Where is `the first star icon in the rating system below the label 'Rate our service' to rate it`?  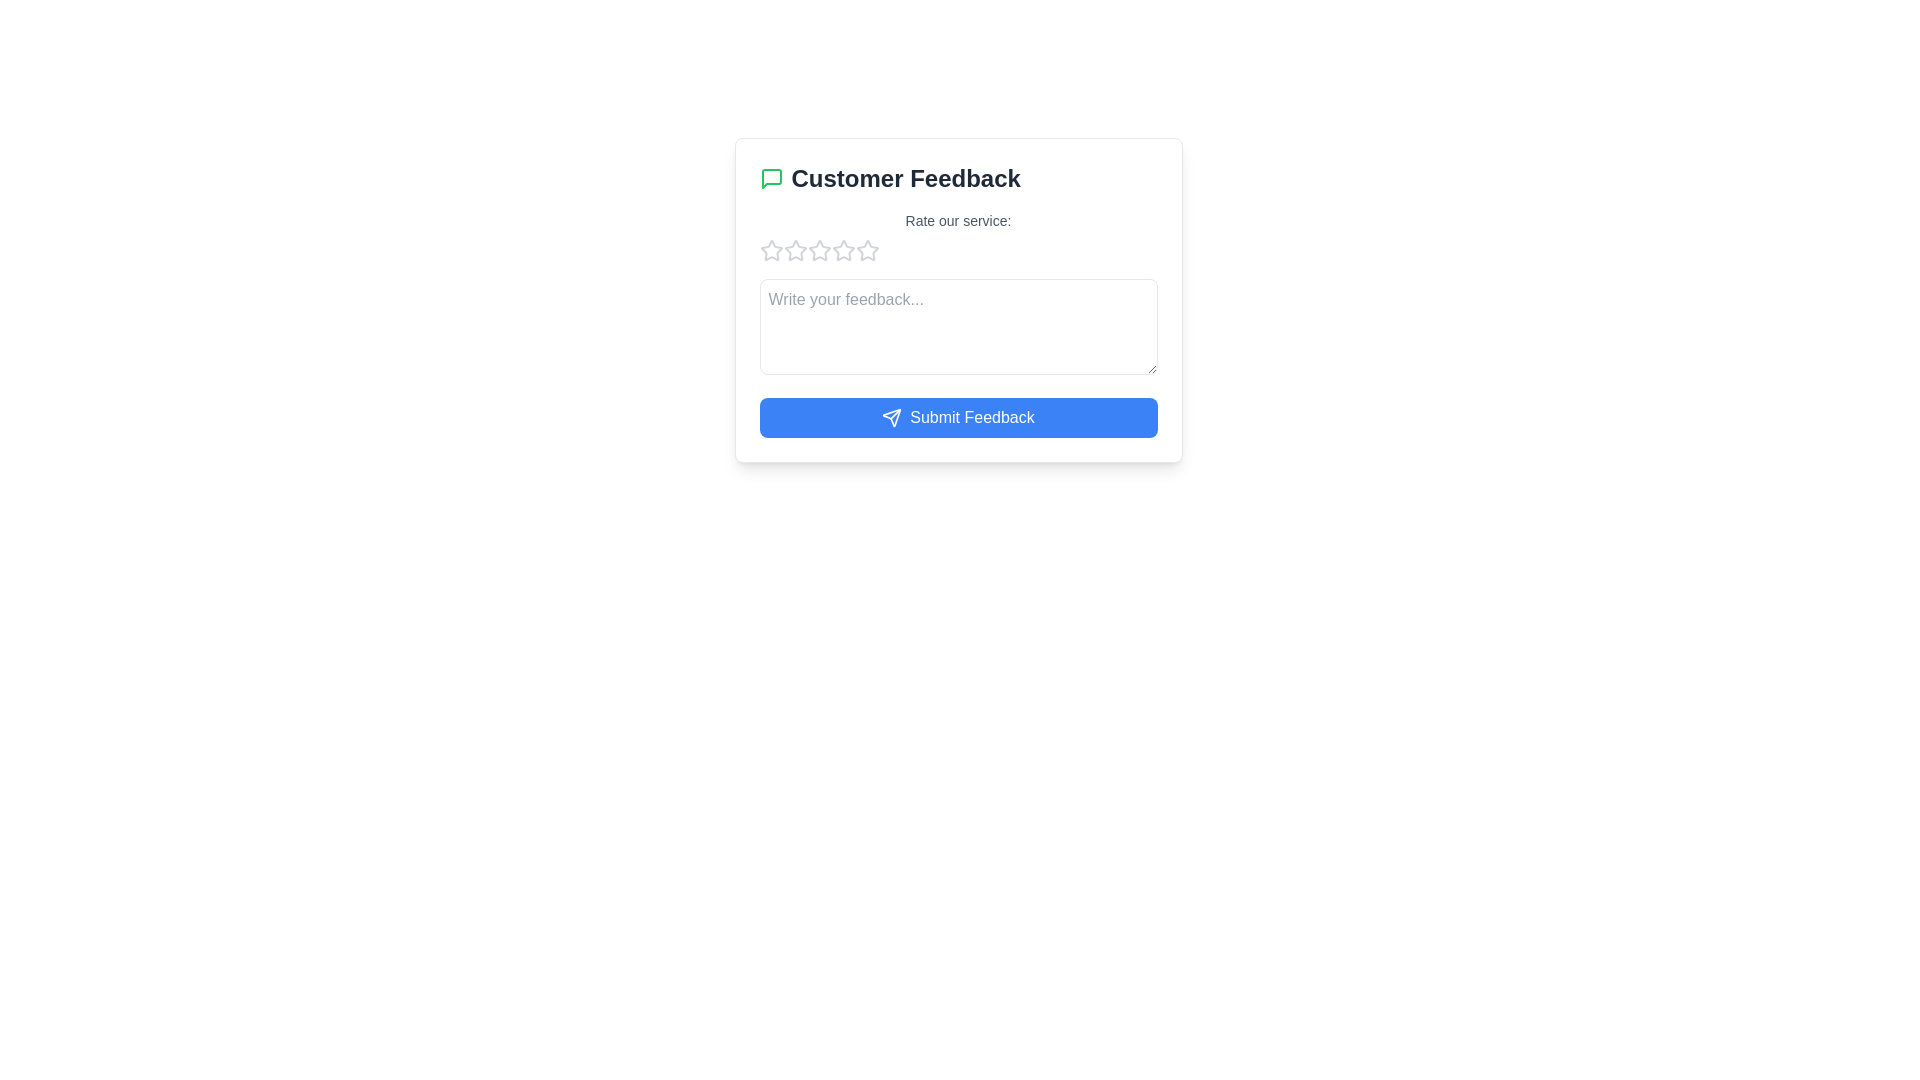 the first star icon in the rating system below the label 'Rate our service' to rate it is located at coordinates (794, 249).